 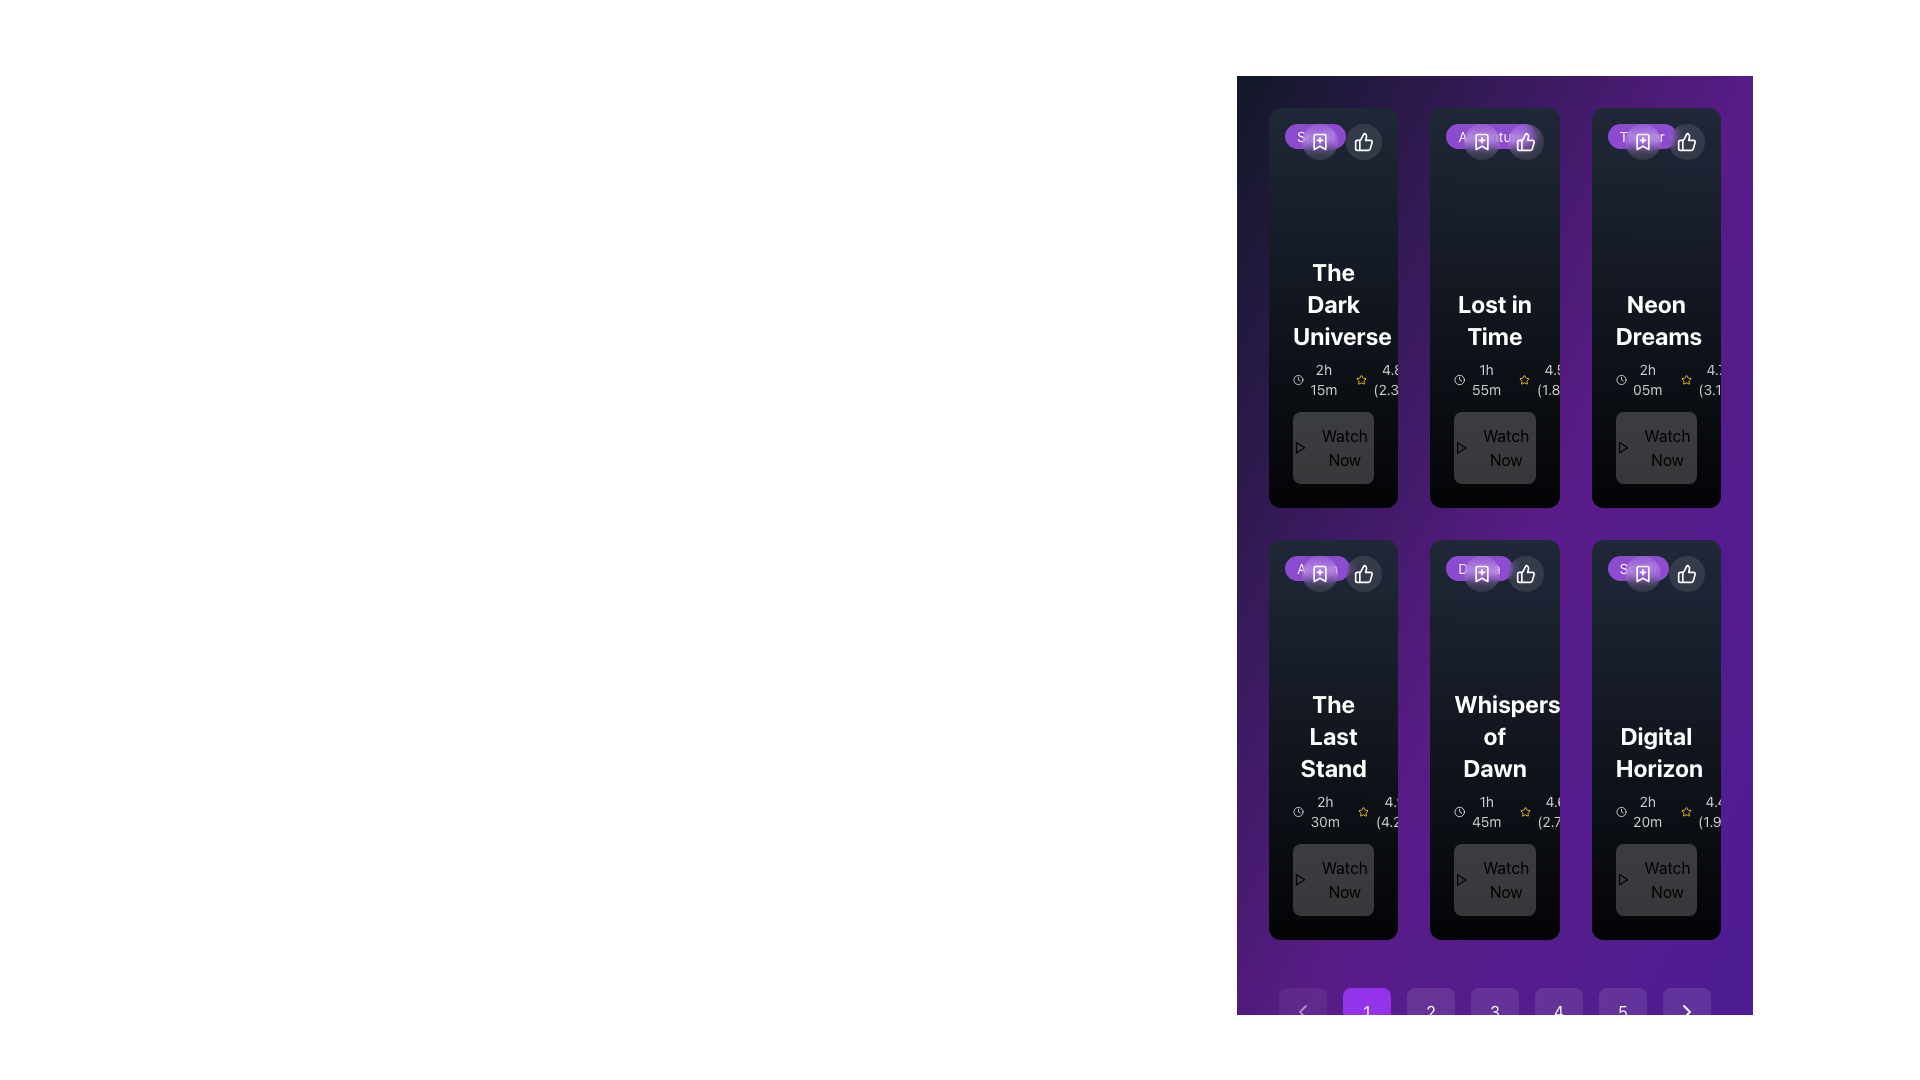 What do you see at coordinates (1638, 568) in the screenshot?
I see `the rounded rectangular label with a purple background and the text 'Sci-Fi', located in the top-left corner of the card for the movie 'Digital Horizon'` at bounding box center [1638, 568].